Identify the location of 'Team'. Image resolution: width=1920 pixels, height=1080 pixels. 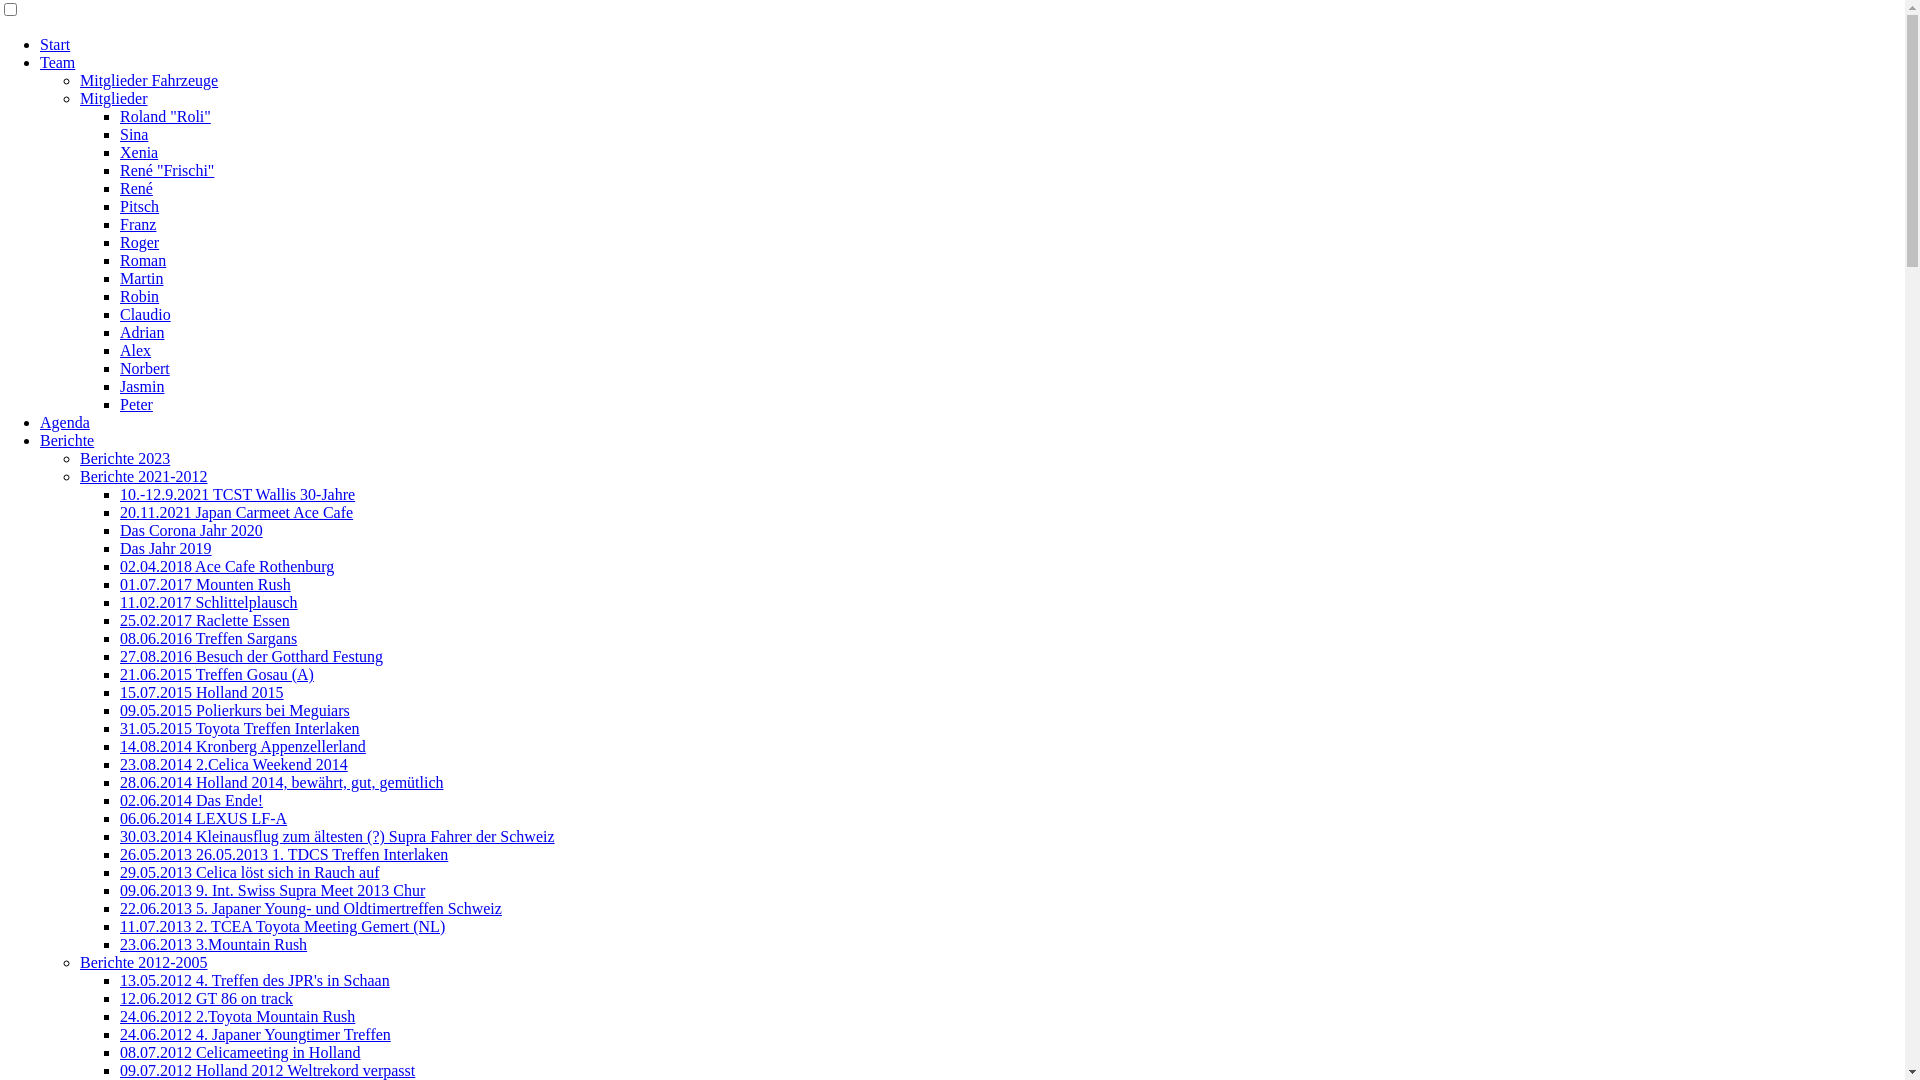
(39, 61).